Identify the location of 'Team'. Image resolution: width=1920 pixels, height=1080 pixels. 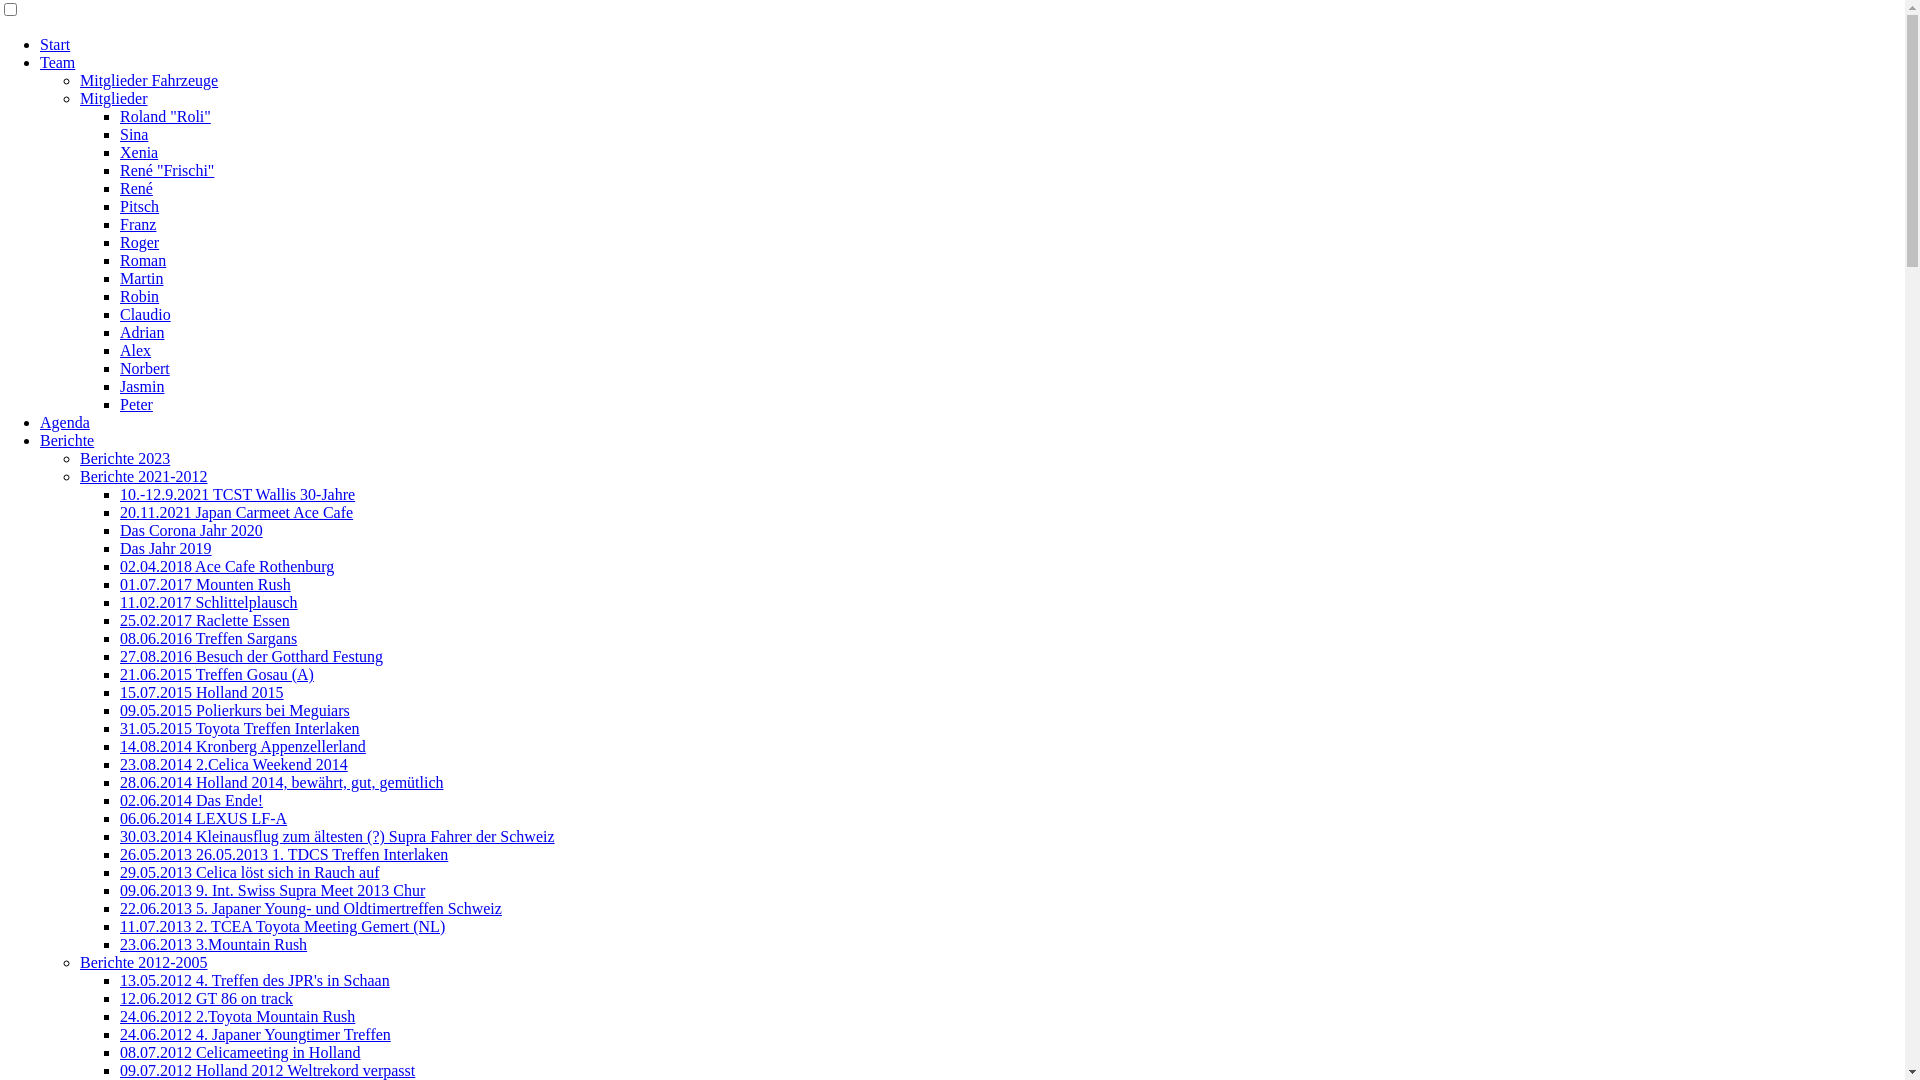
(39, 61).